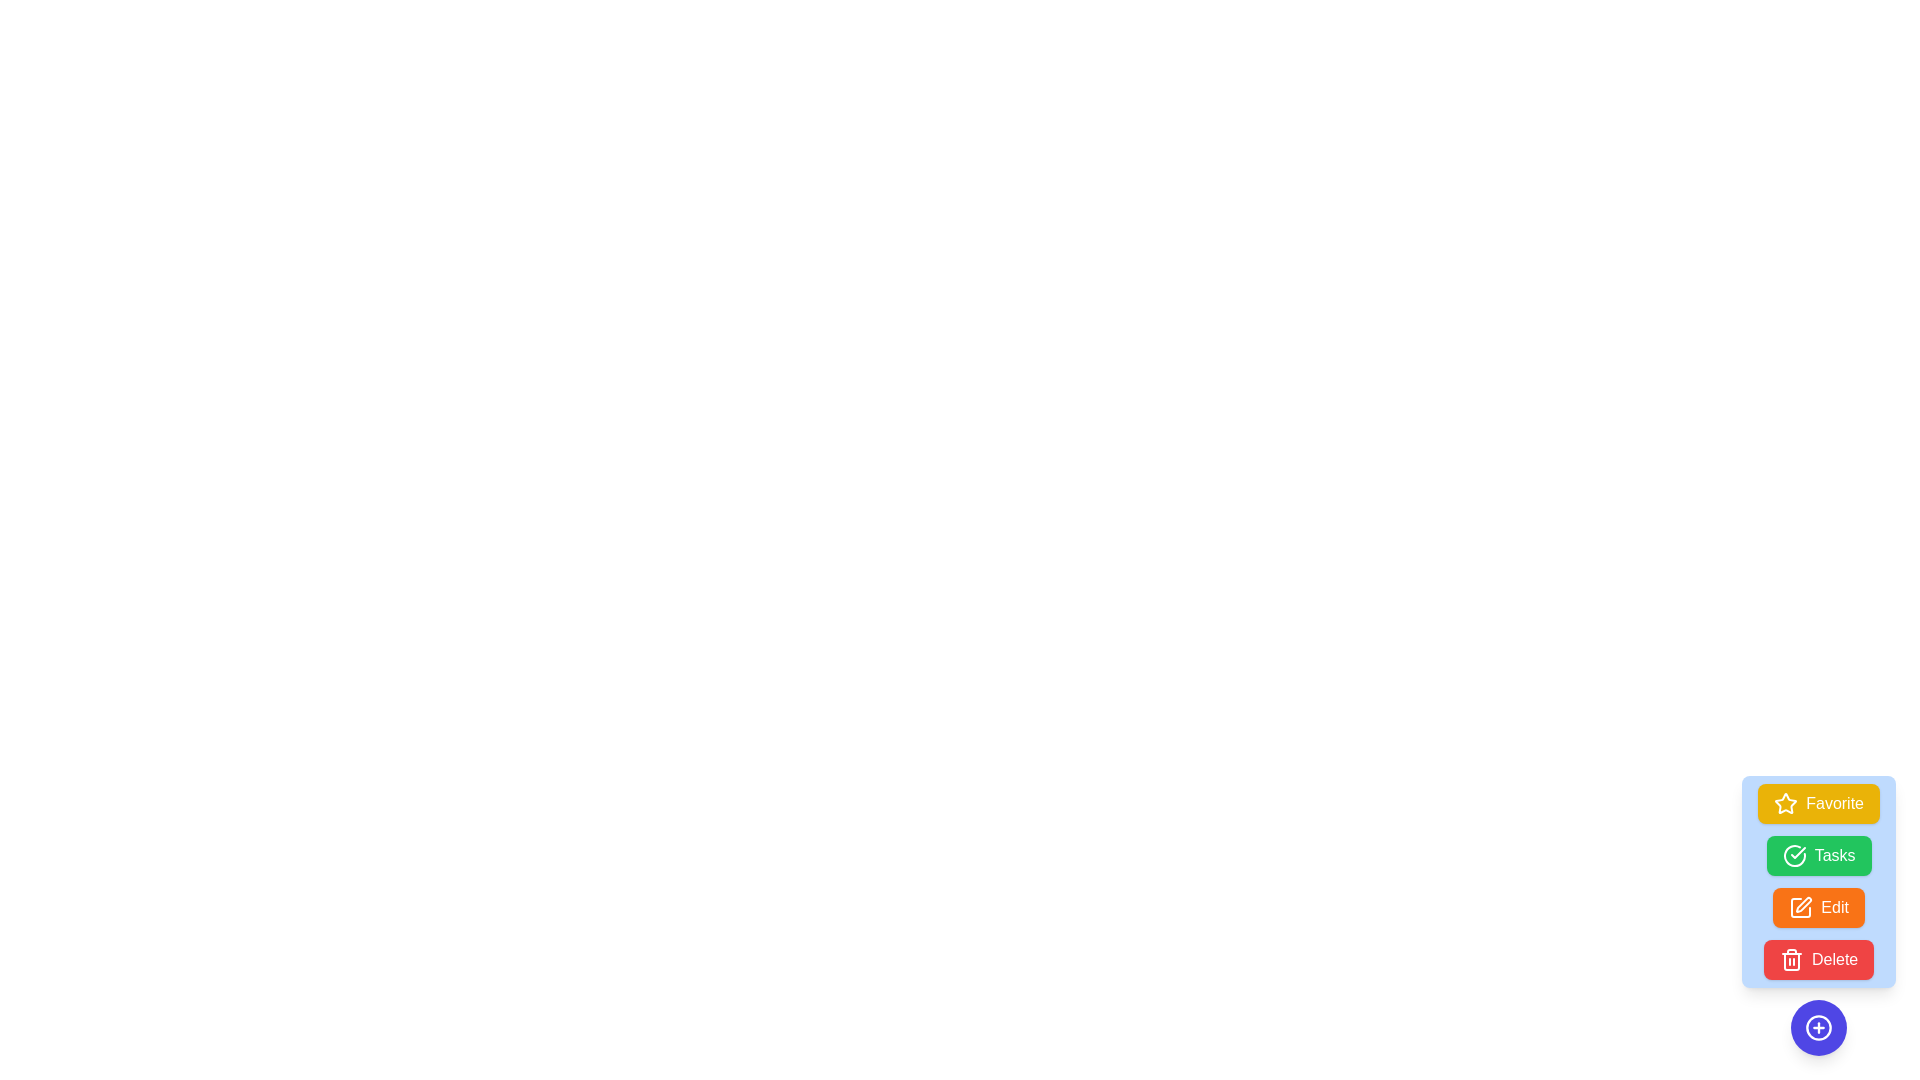  Describe the element at coordinates (1798, 852) in the screenshot. I see `the checkmark icon decoration located on the right side of the interface, part of the green 'Tasks' button` at that location.